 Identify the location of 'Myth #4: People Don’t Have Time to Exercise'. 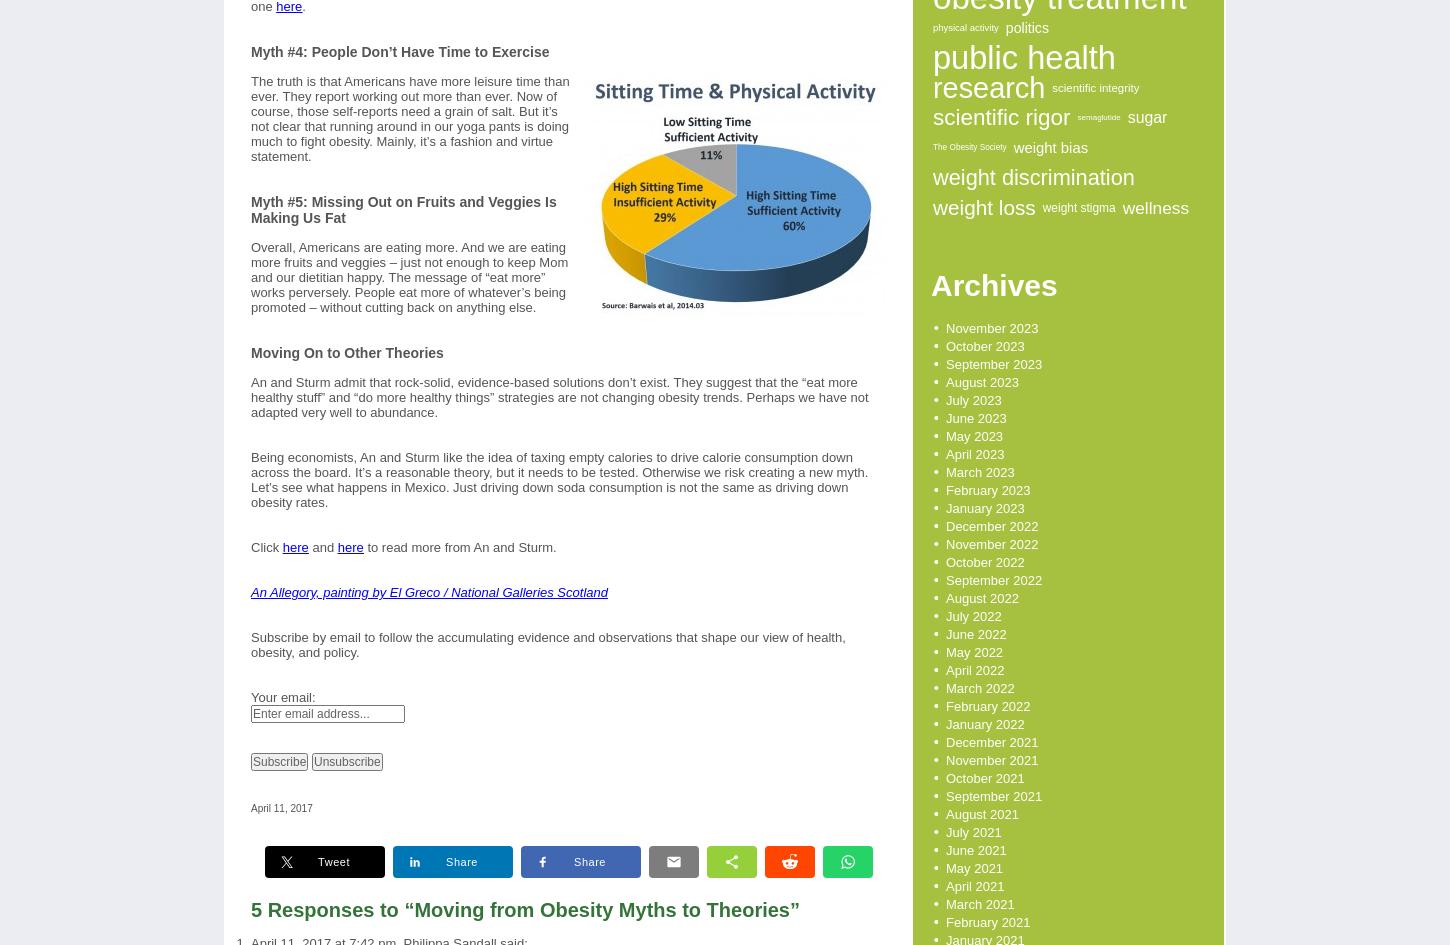
(250, 51).